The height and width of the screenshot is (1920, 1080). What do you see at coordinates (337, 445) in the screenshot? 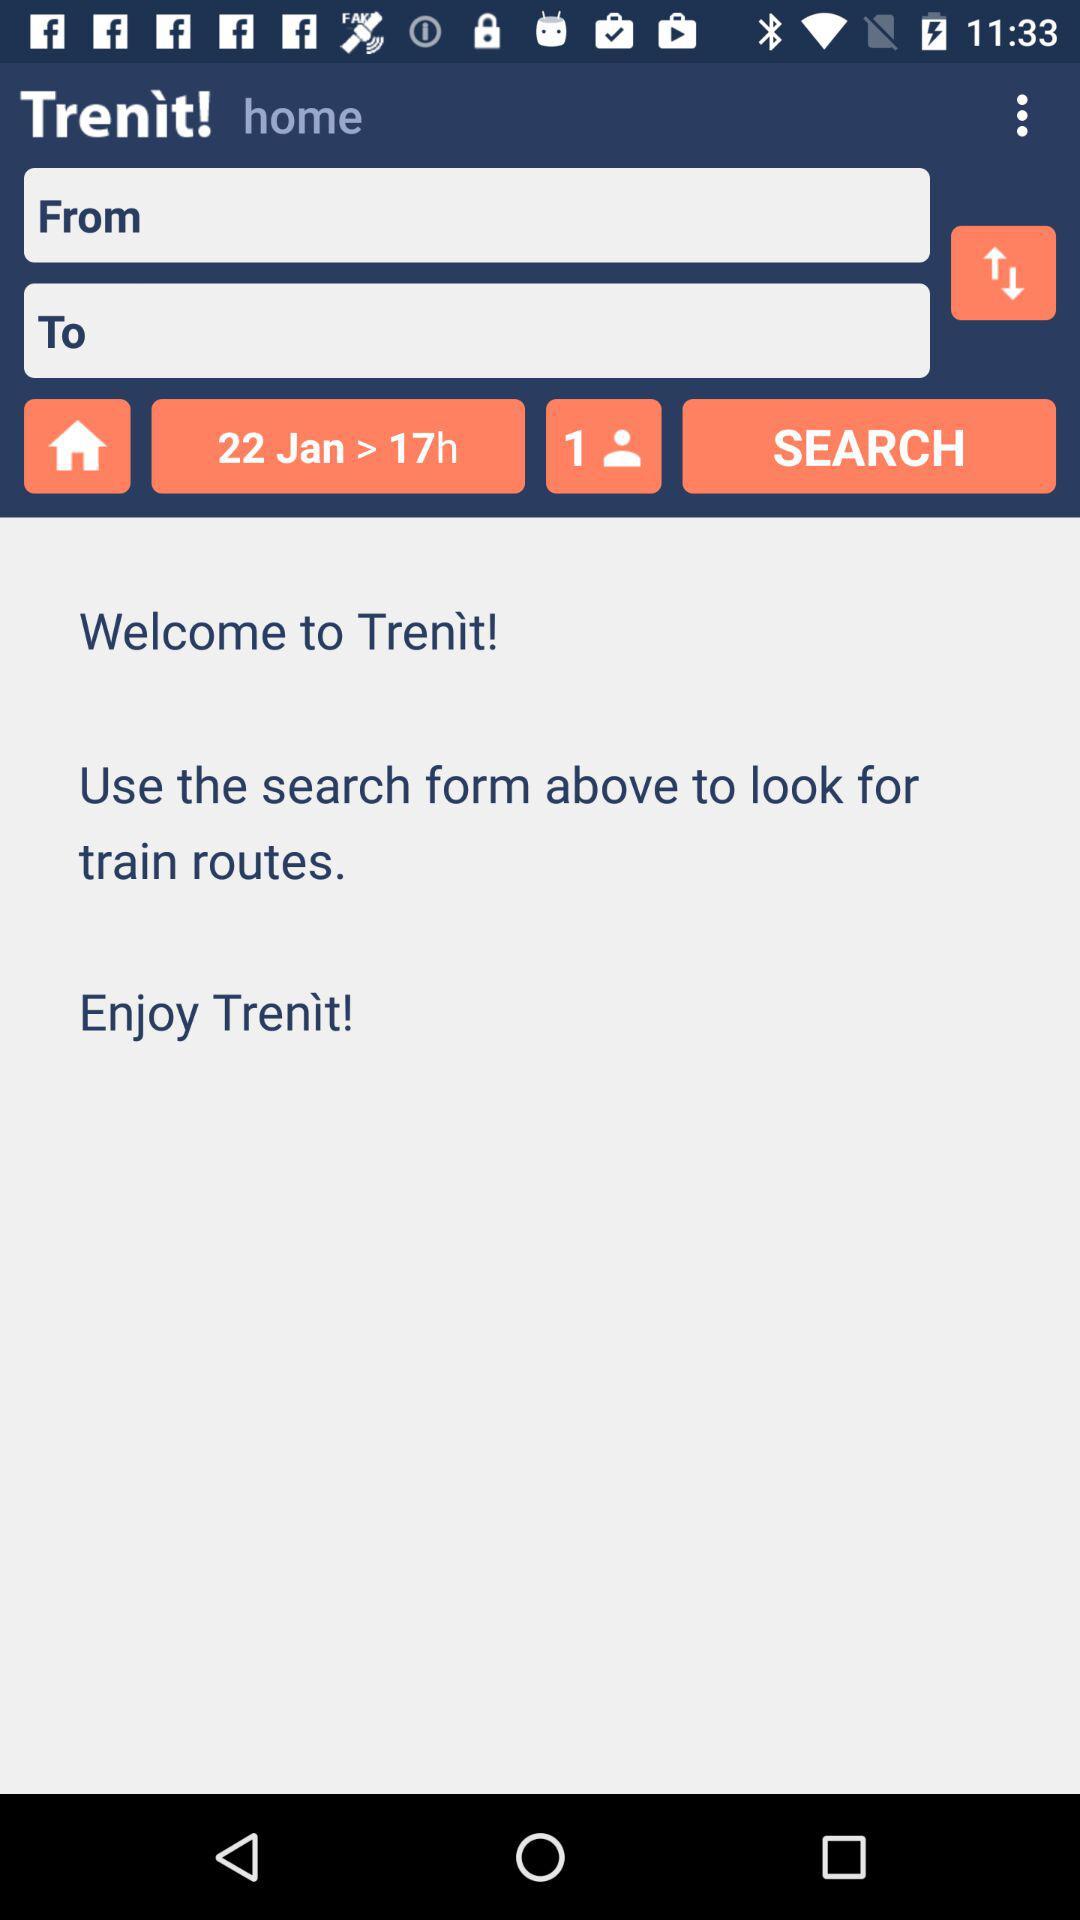
I see `item below the to icon` at bounding box center [337, 445].